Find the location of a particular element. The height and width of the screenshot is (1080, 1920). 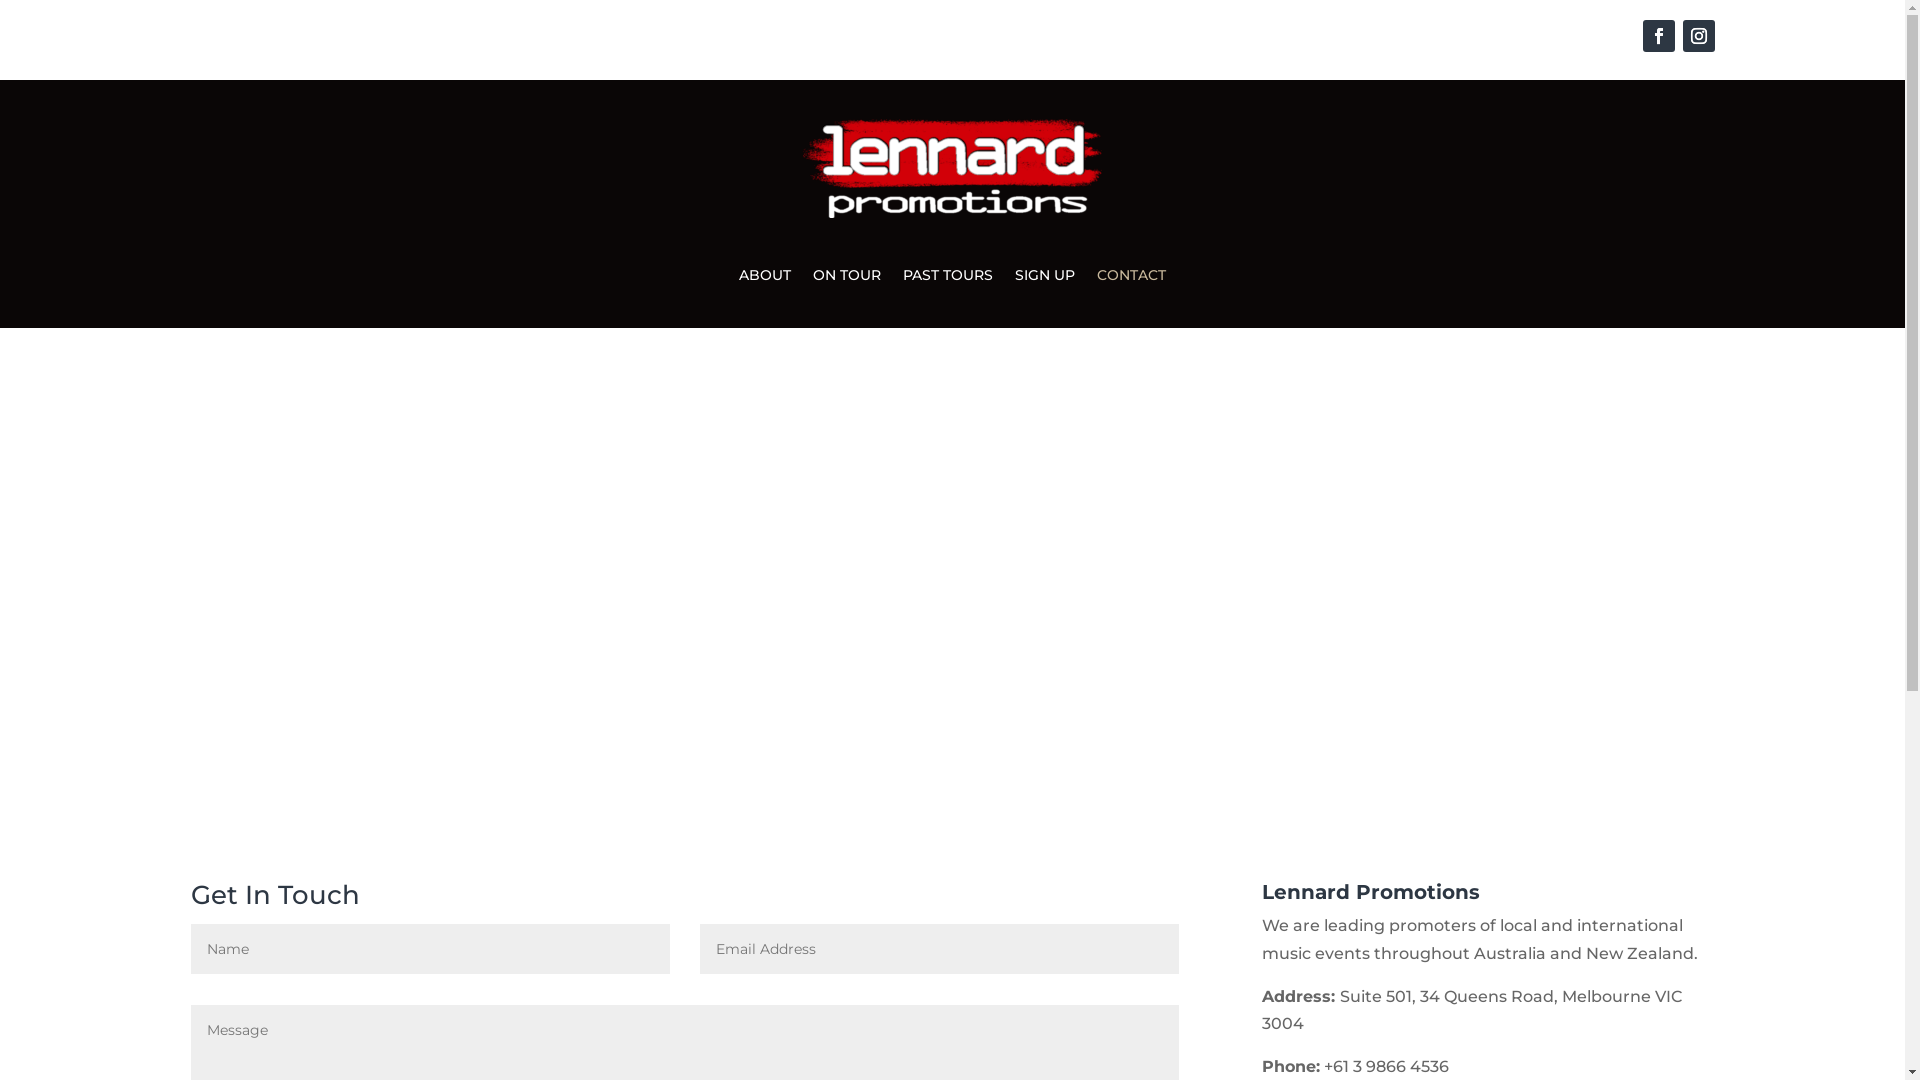

'Follow on Instagram' is located at coordinates (1697, 35).